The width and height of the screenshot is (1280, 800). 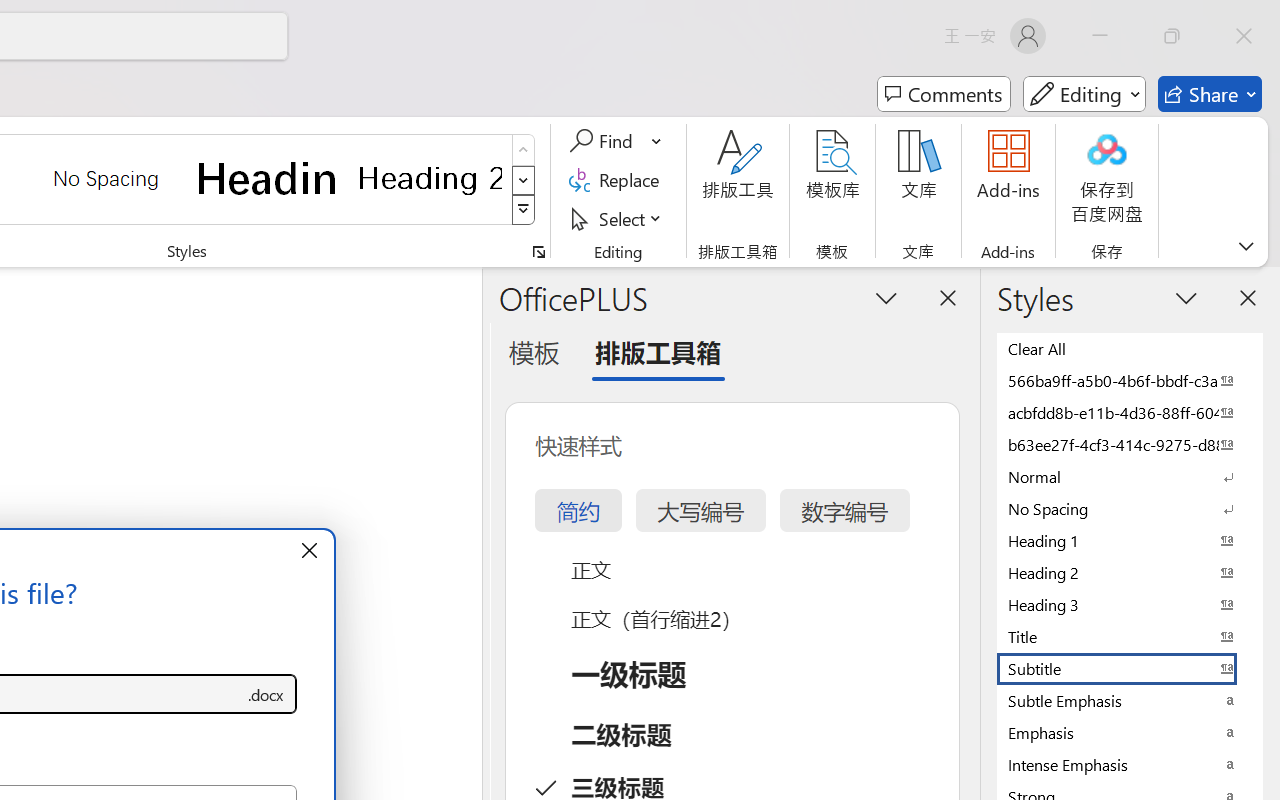 What do you see at coordinates (1130, 668) in the screenshot?
I see `'Subtitle'` at bounding box center [1130, 668].